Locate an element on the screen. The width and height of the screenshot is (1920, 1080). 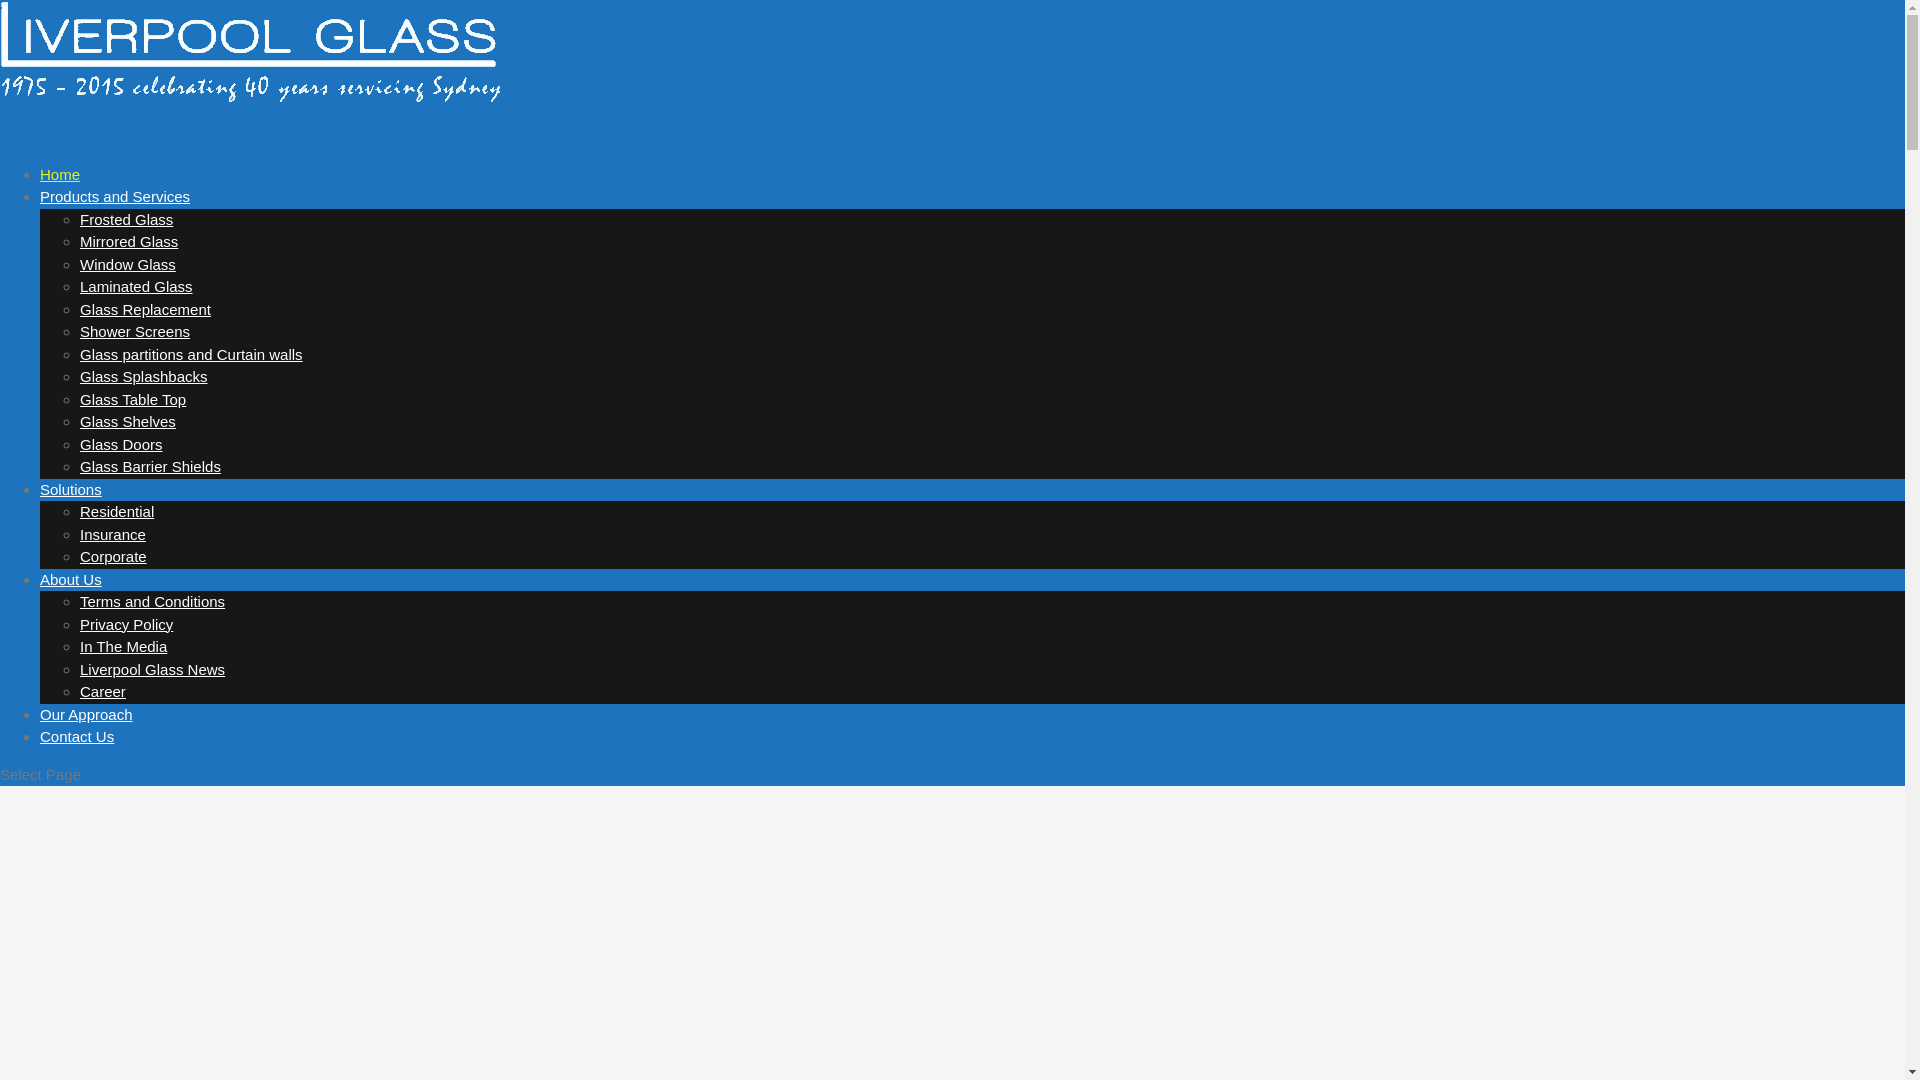
'Products and Services' is located at coordinates (114, 216).